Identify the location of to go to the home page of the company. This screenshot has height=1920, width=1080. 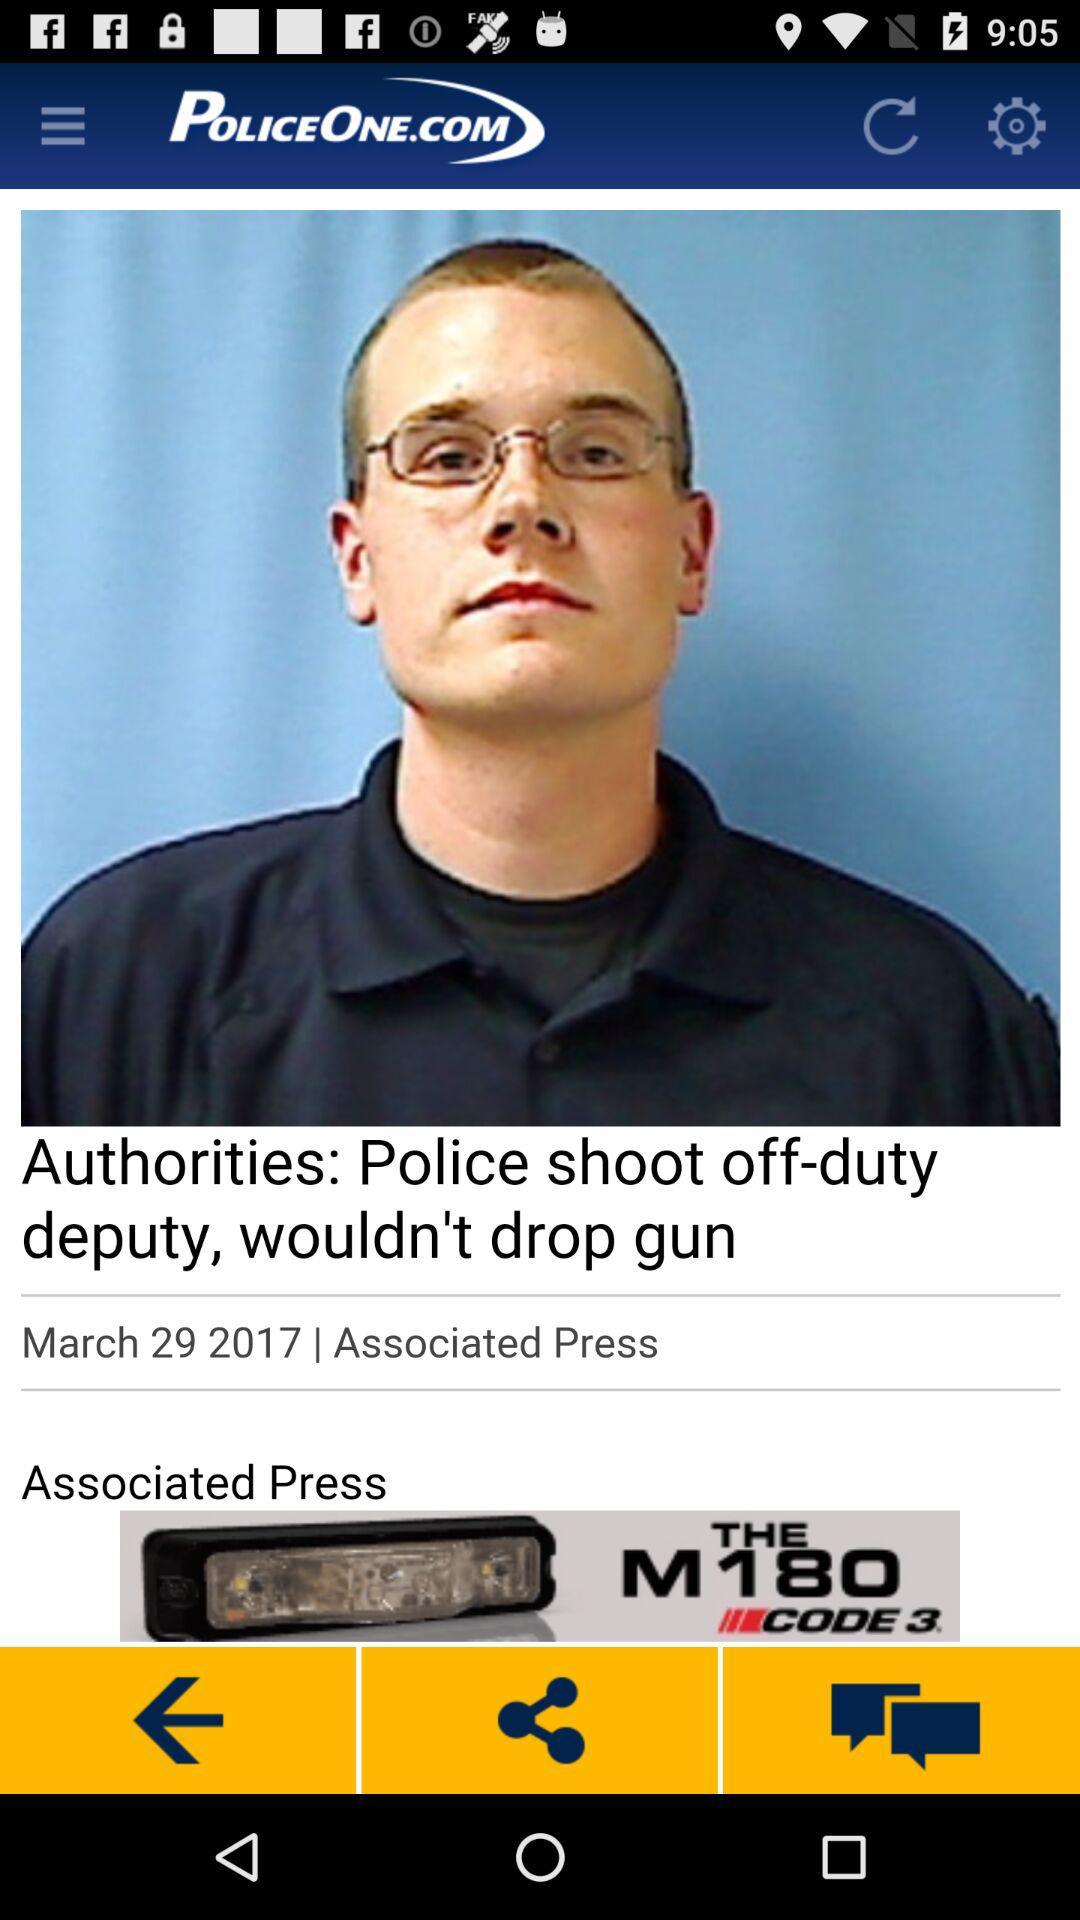
(477, 124).